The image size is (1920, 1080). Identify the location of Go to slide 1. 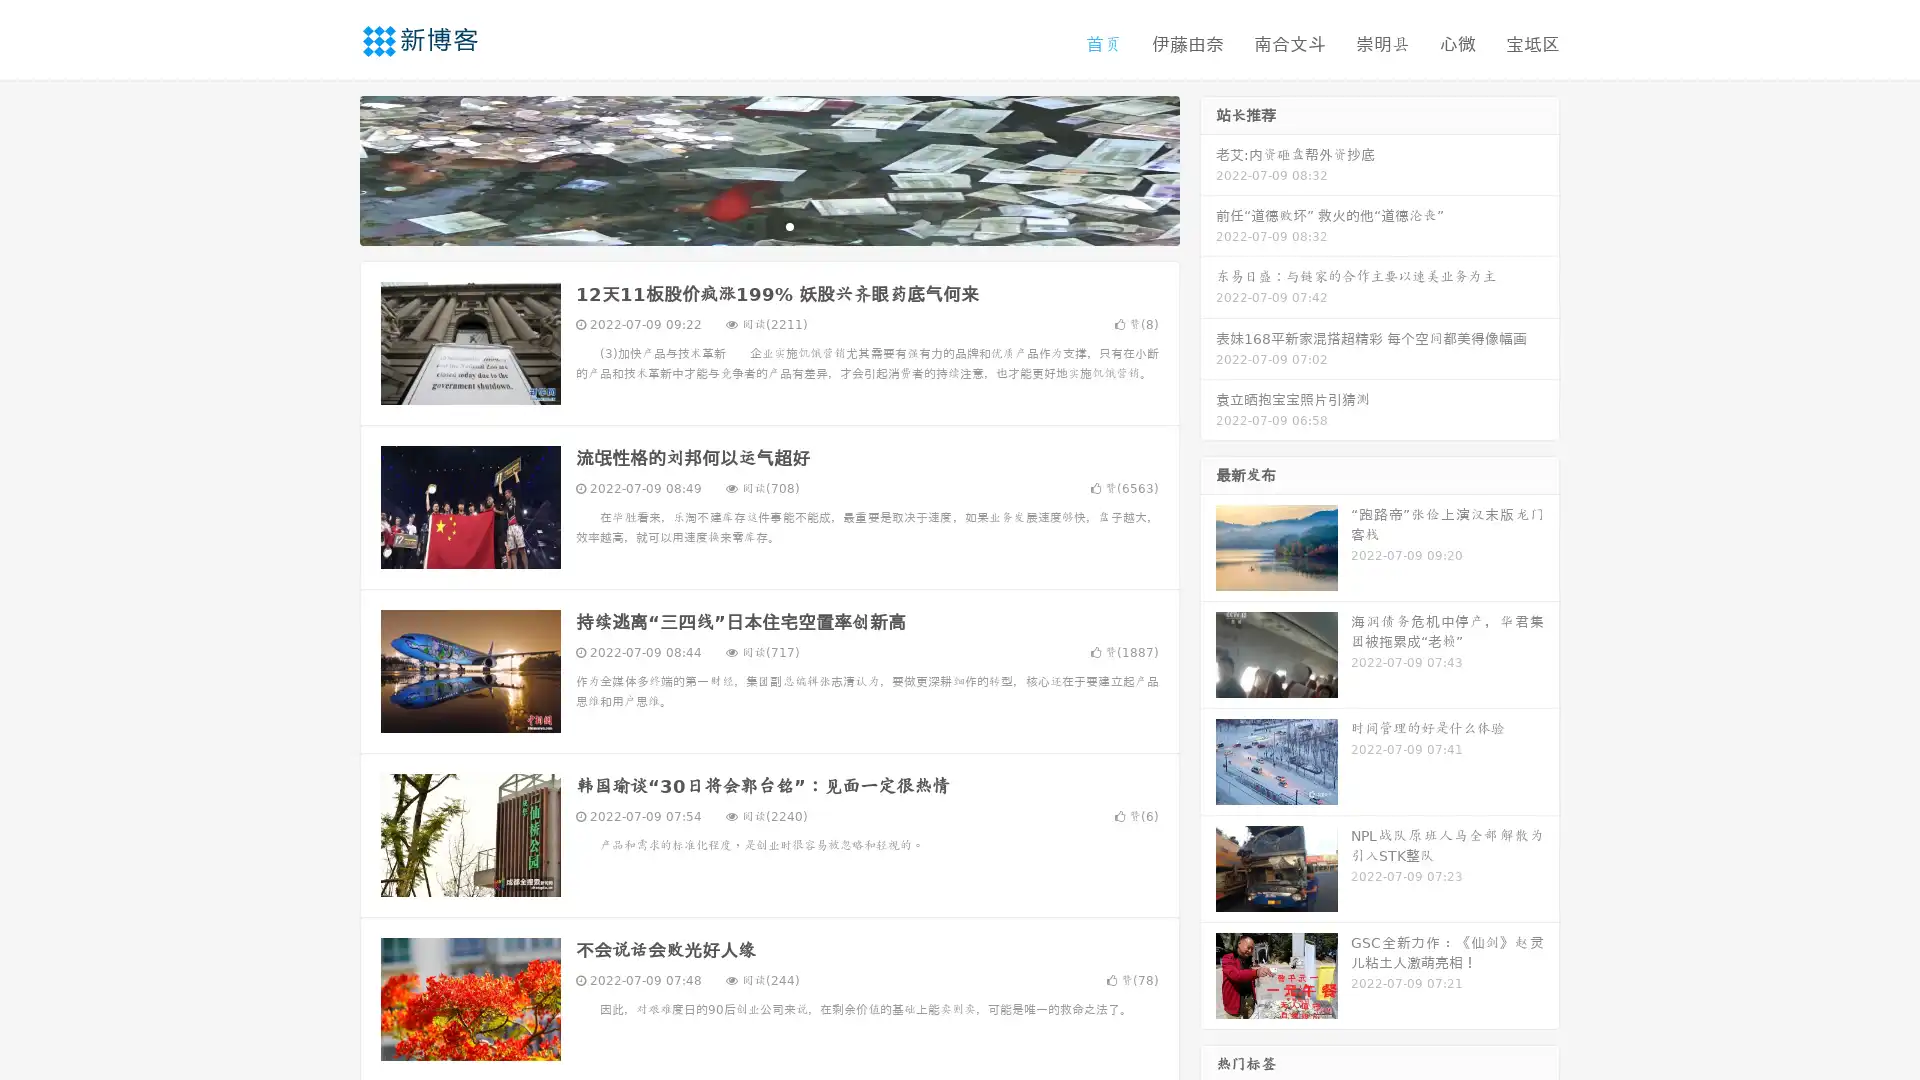
(748, 225).